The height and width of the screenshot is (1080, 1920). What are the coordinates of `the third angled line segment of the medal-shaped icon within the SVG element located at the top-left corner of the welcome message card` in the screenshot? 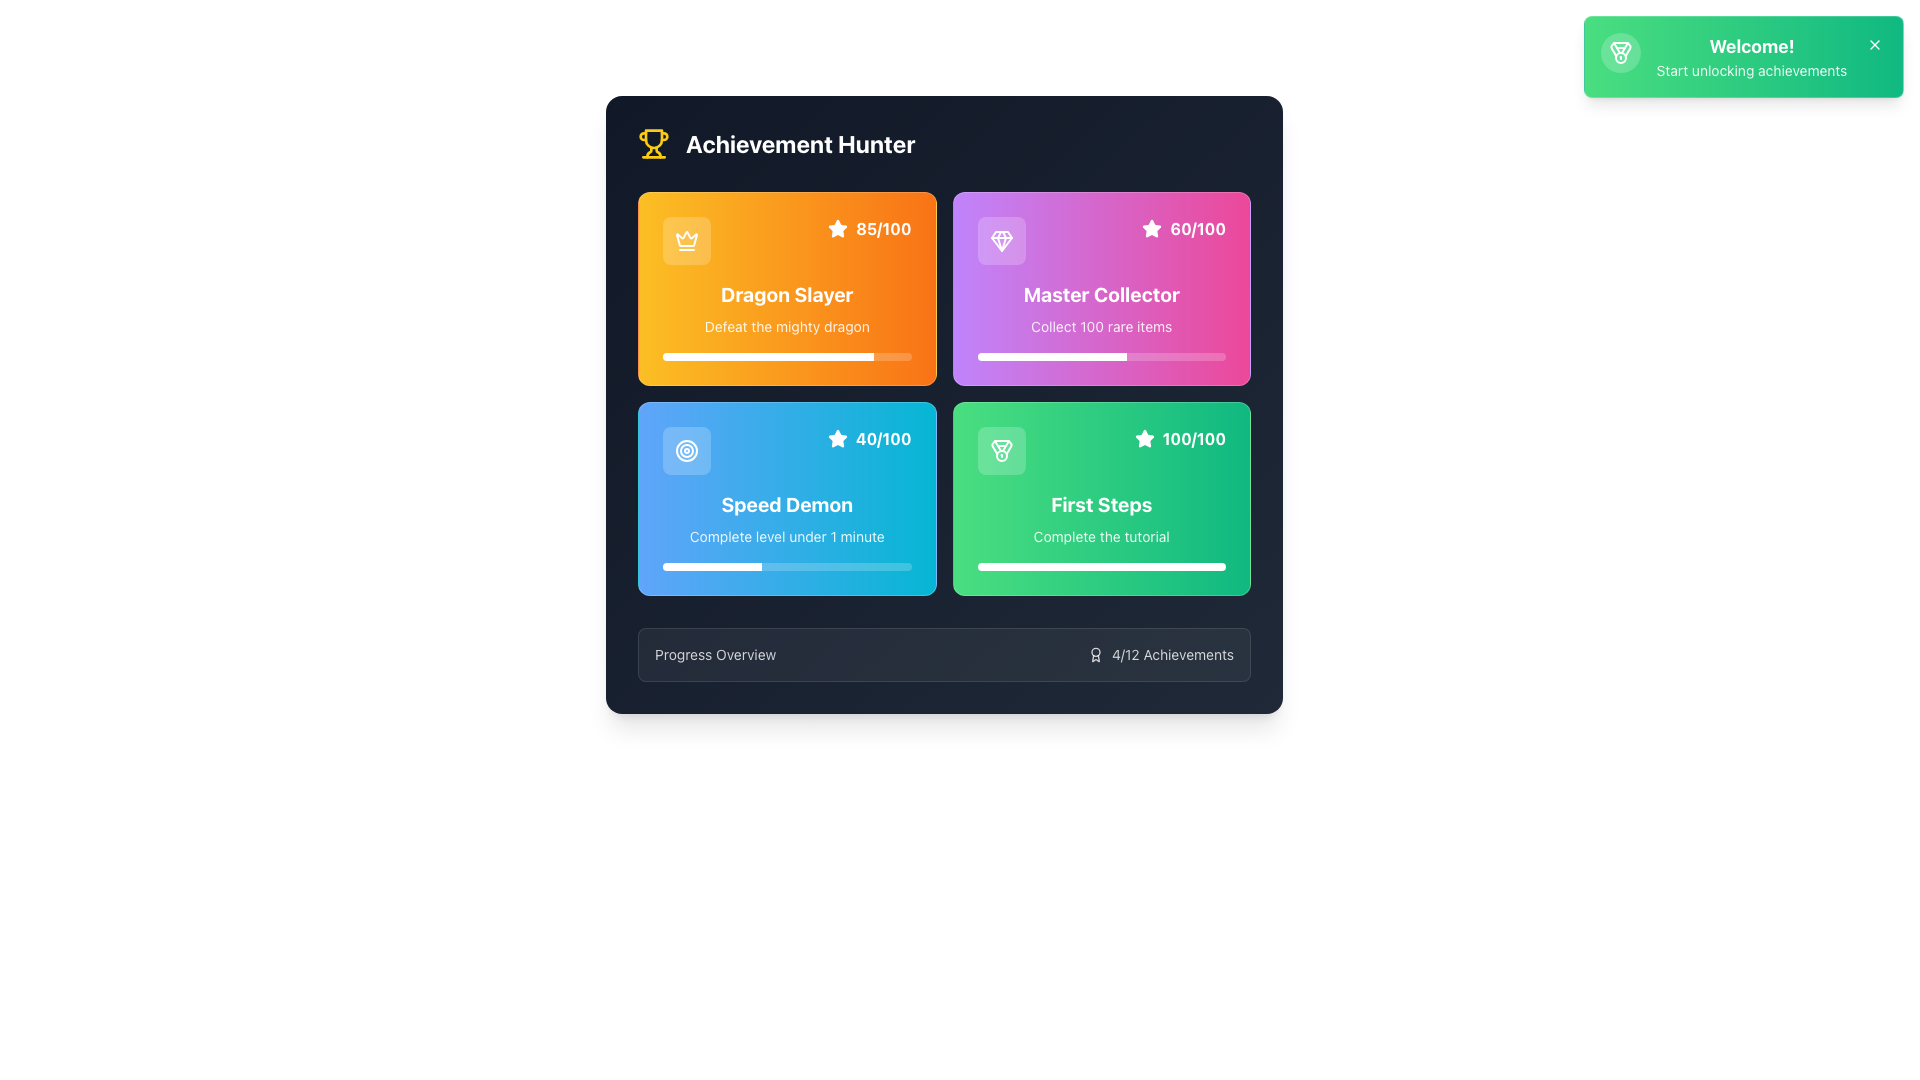 It's located at (1624, 47).